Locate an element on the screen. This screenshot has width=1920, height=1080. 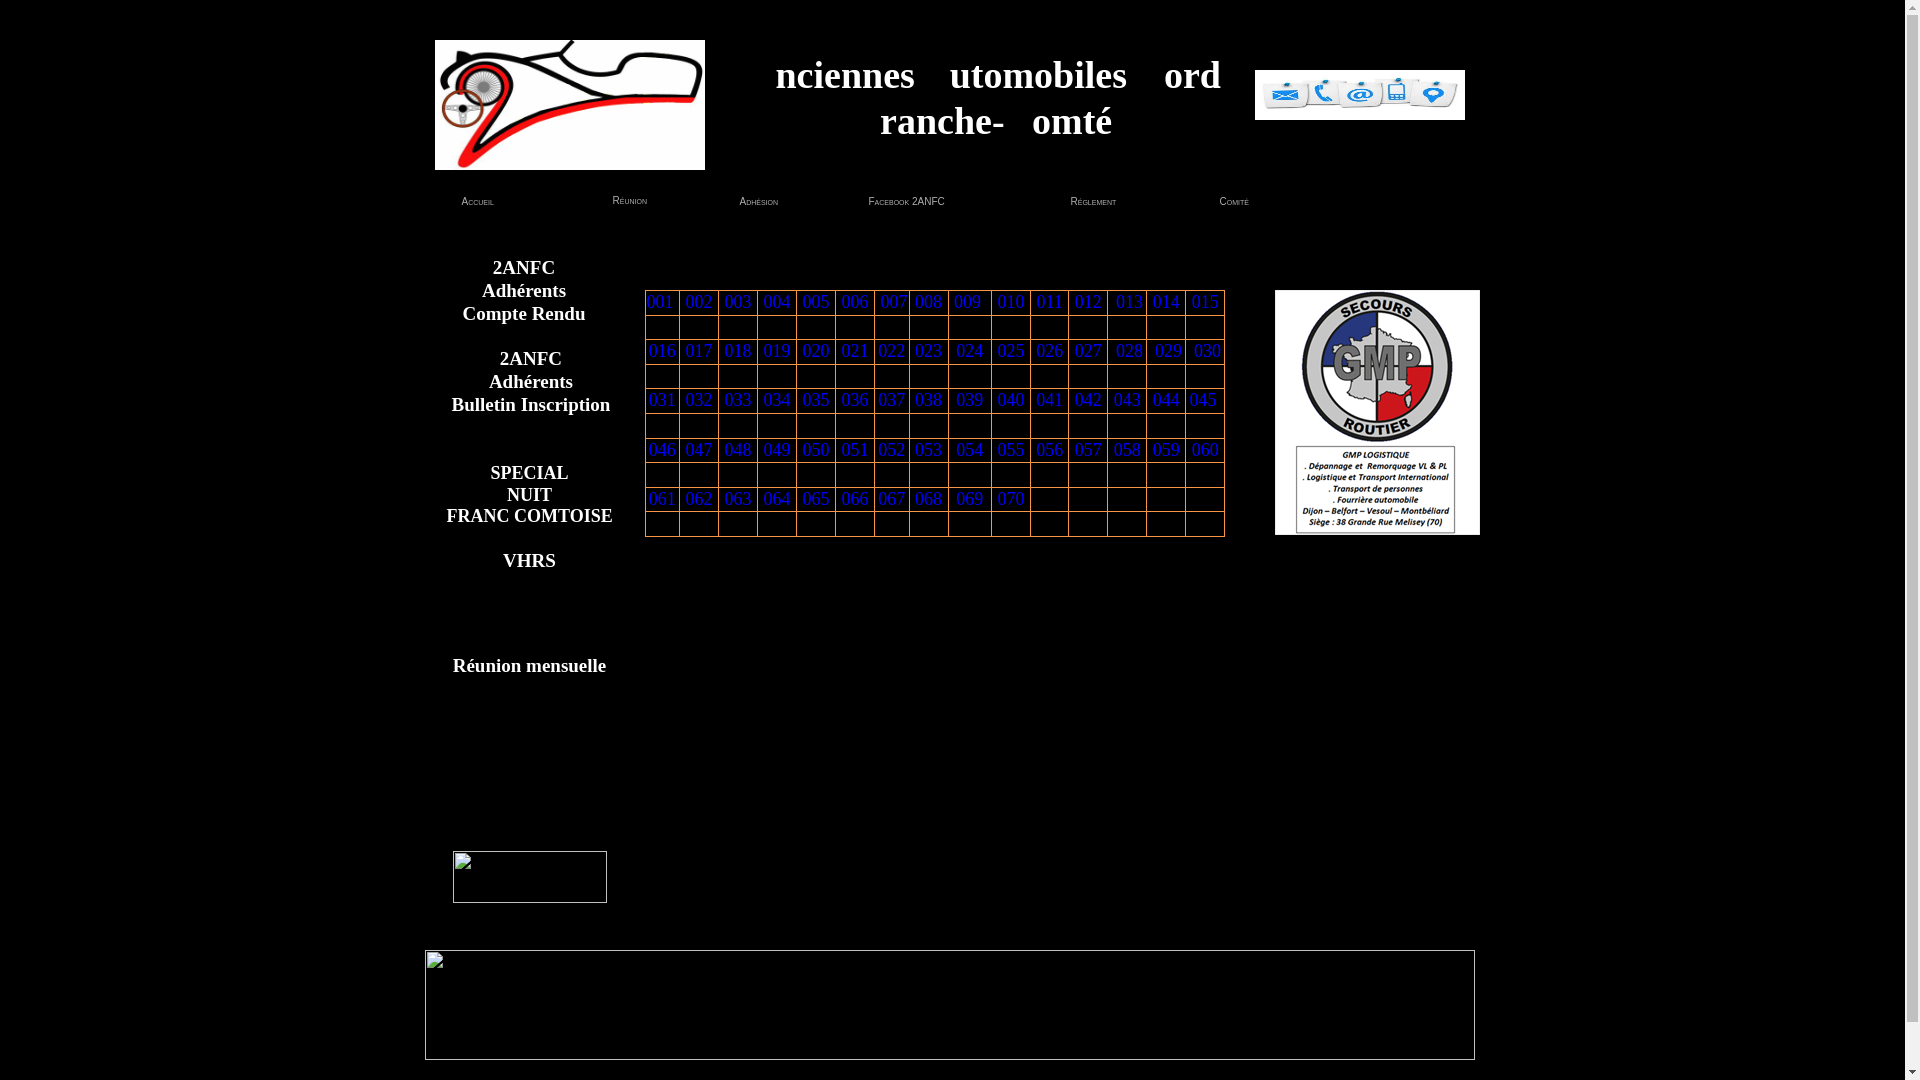
'039' is located at coordinates (969, 400).